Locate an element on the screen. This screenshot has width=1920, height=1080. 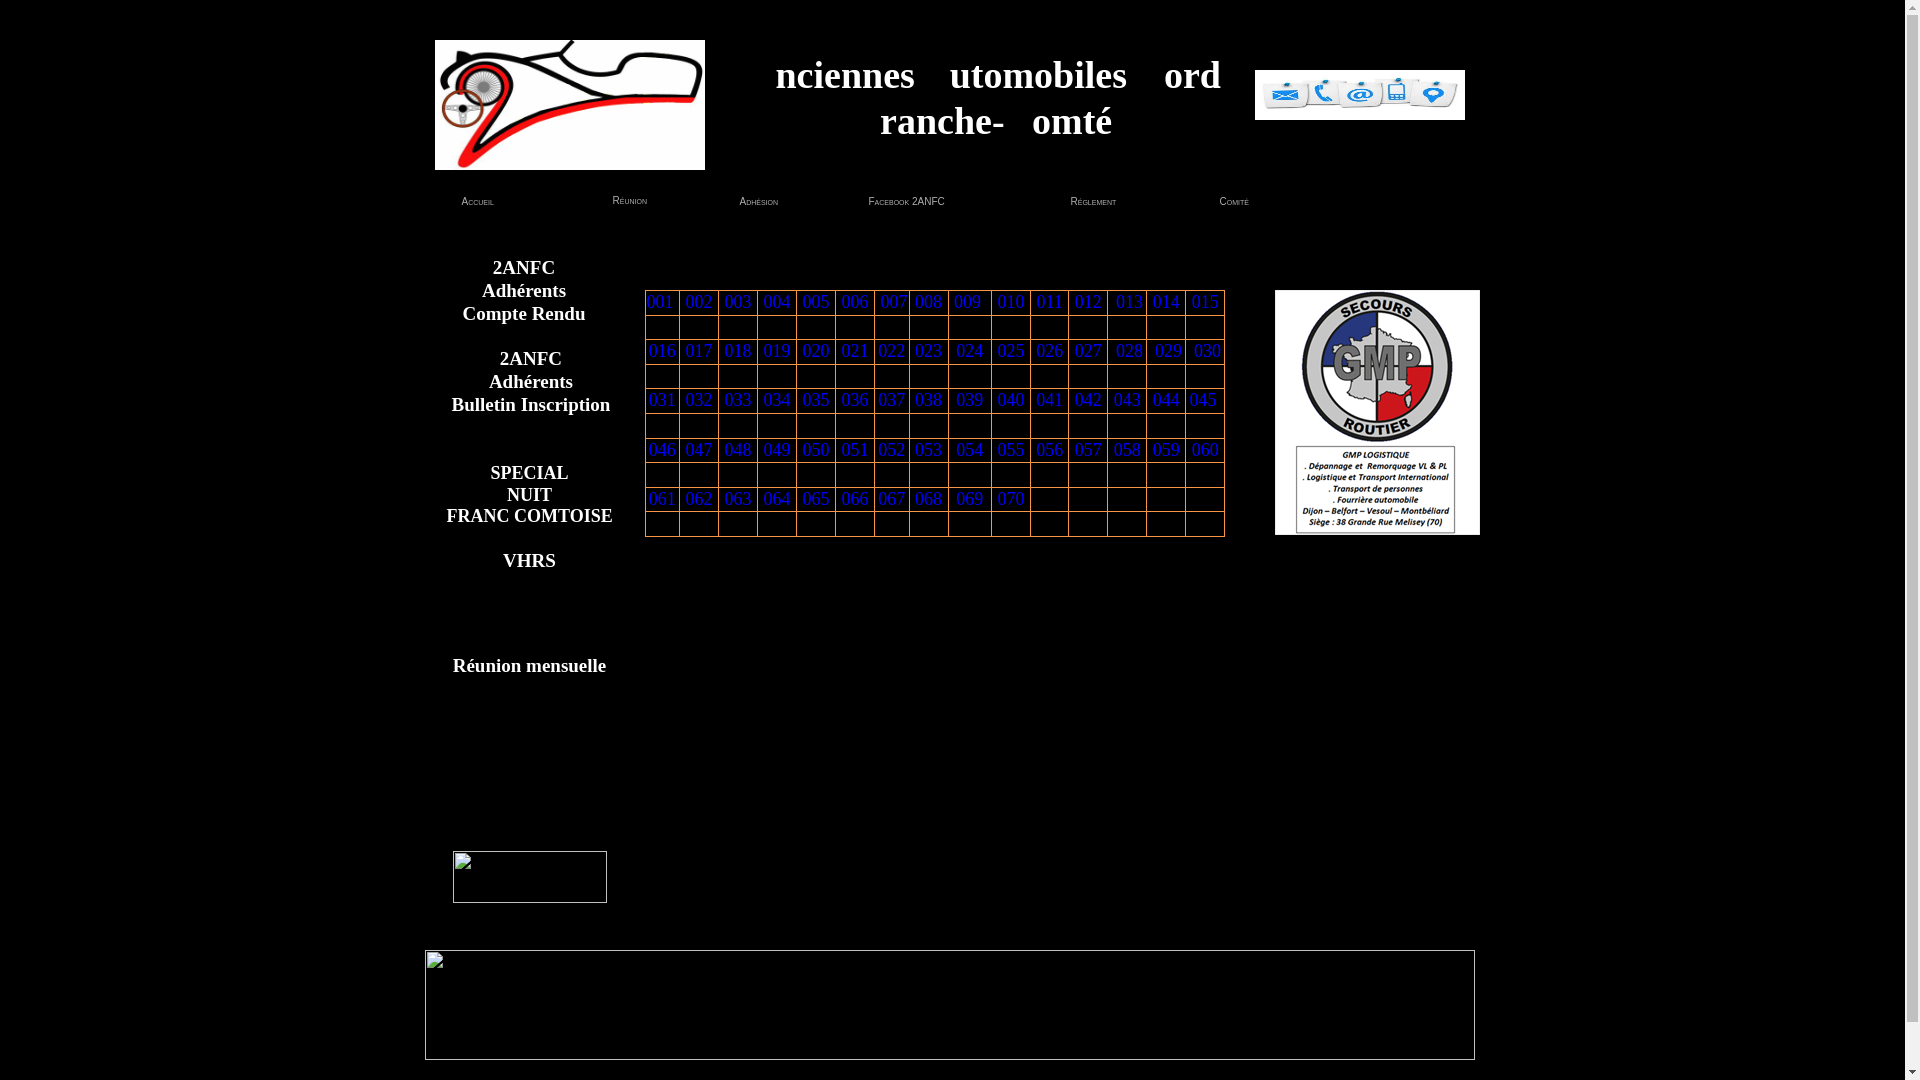
'039' is located at coordinates (969, 400).